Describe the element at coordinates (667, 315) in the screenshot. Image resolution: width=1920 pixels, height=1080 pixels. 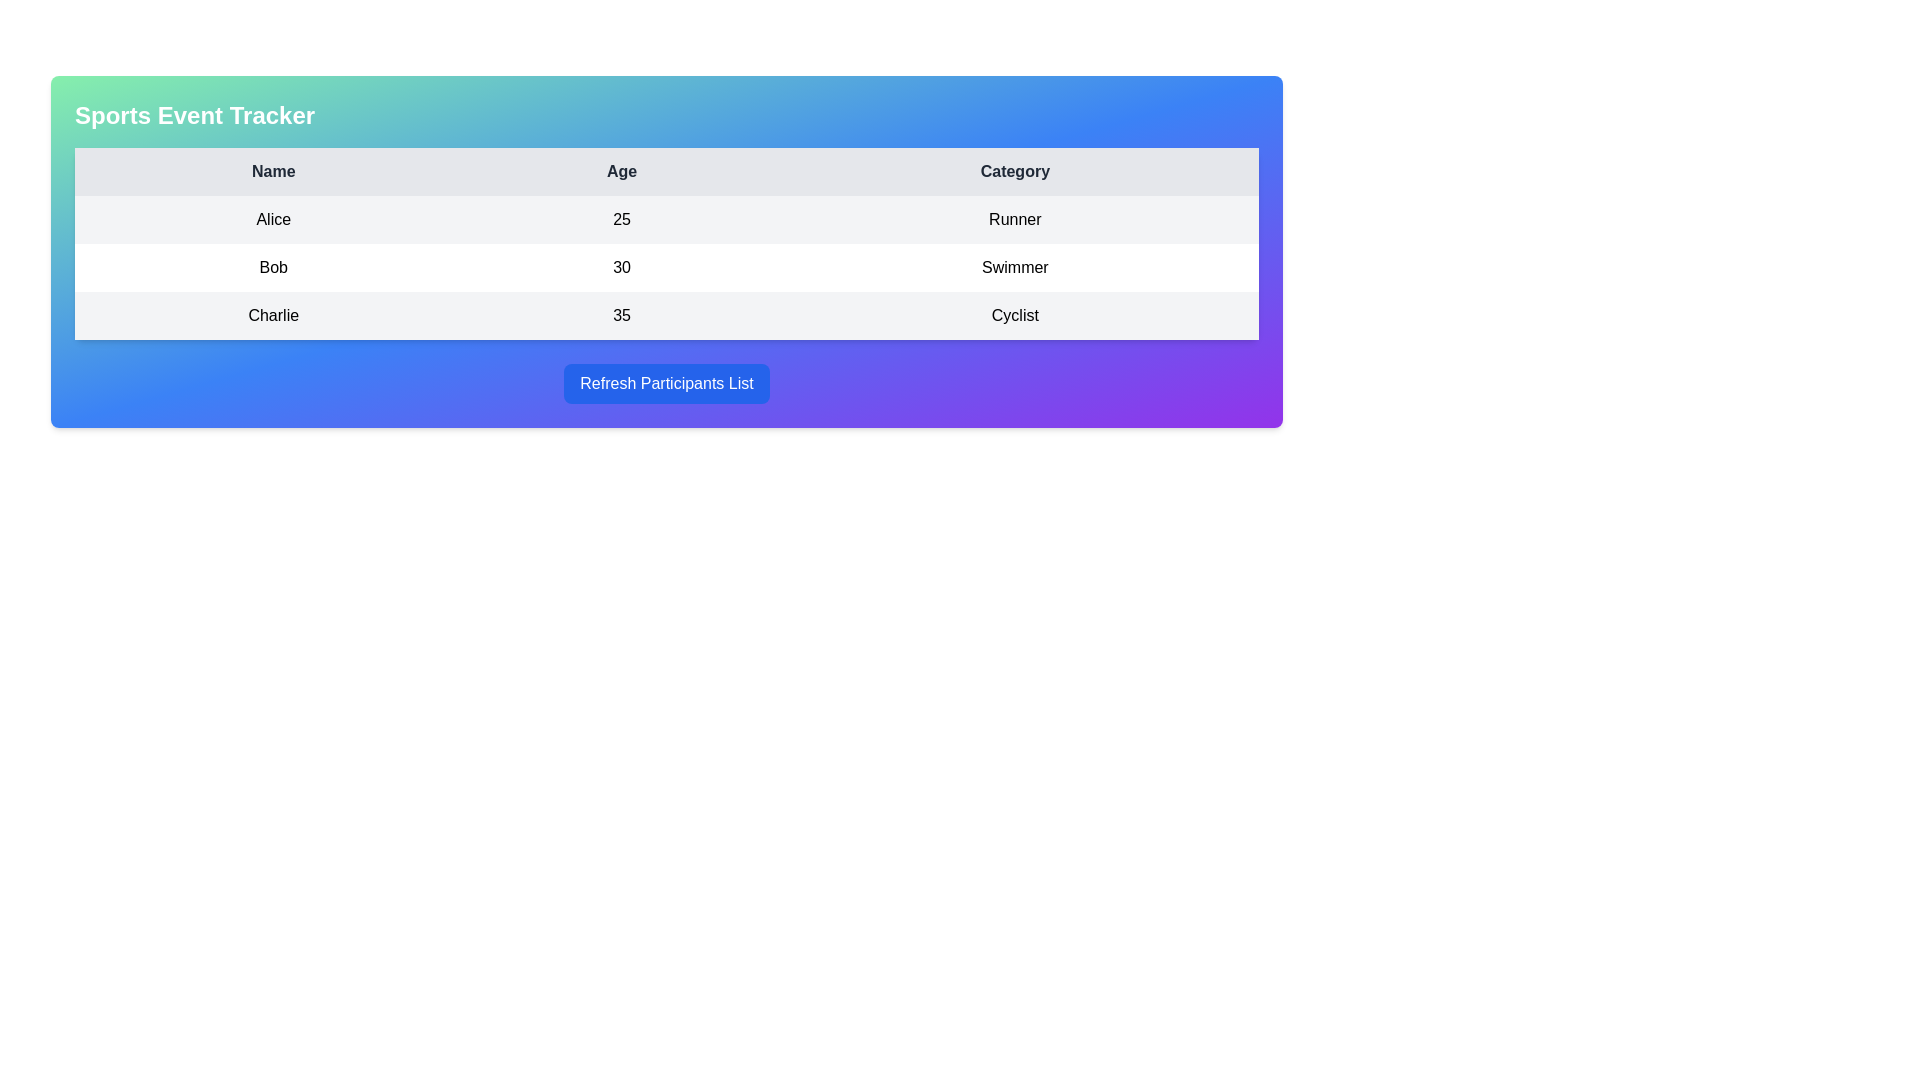
I see `the table row displaying data for 'Charlie', which includes their age (35) and category (Cyclist), located as the third row in the table` at that location.